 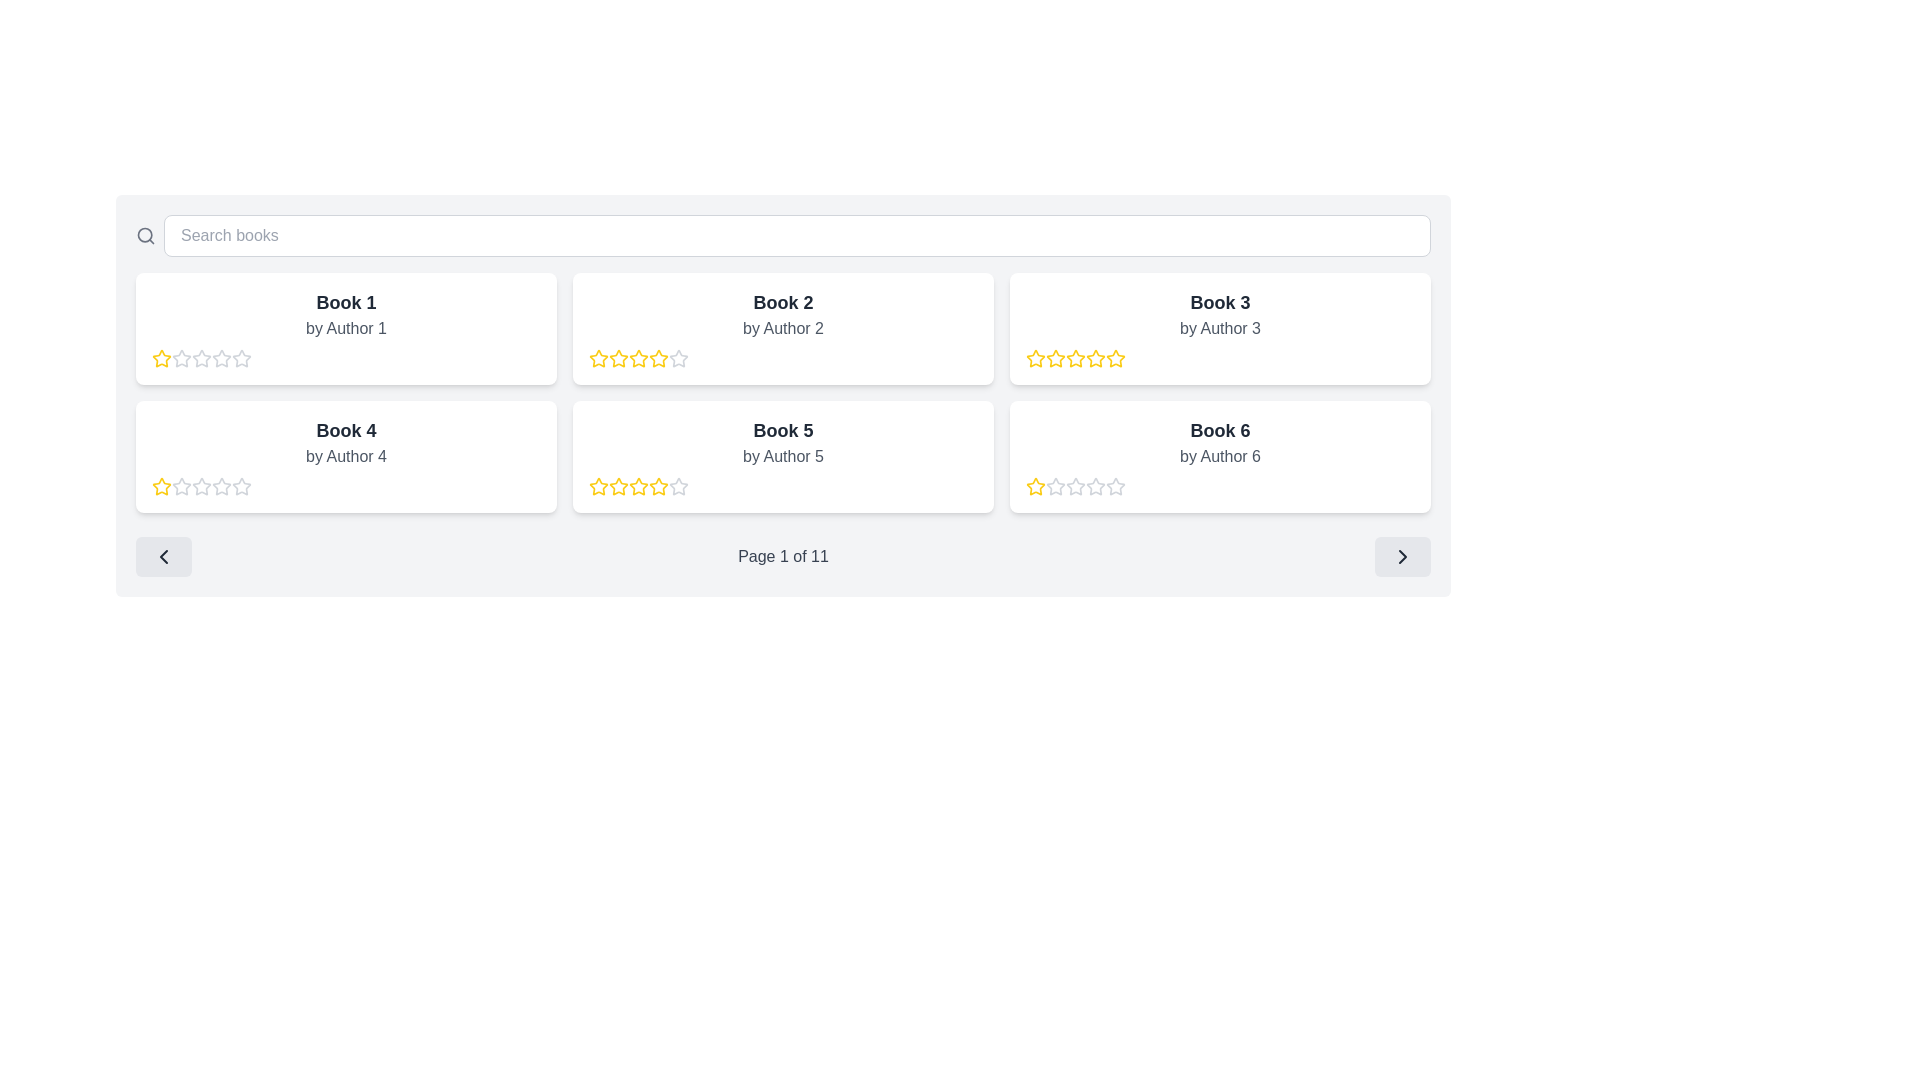 What do you see at coordinates (162, 486) in the screenshot?
I see `the appearance of the highlighted yellow star icon, which is the first in the sequence of five stars located underneath the title 'Book 4' and 'by Author 4'` at bounding box center [162, 486].